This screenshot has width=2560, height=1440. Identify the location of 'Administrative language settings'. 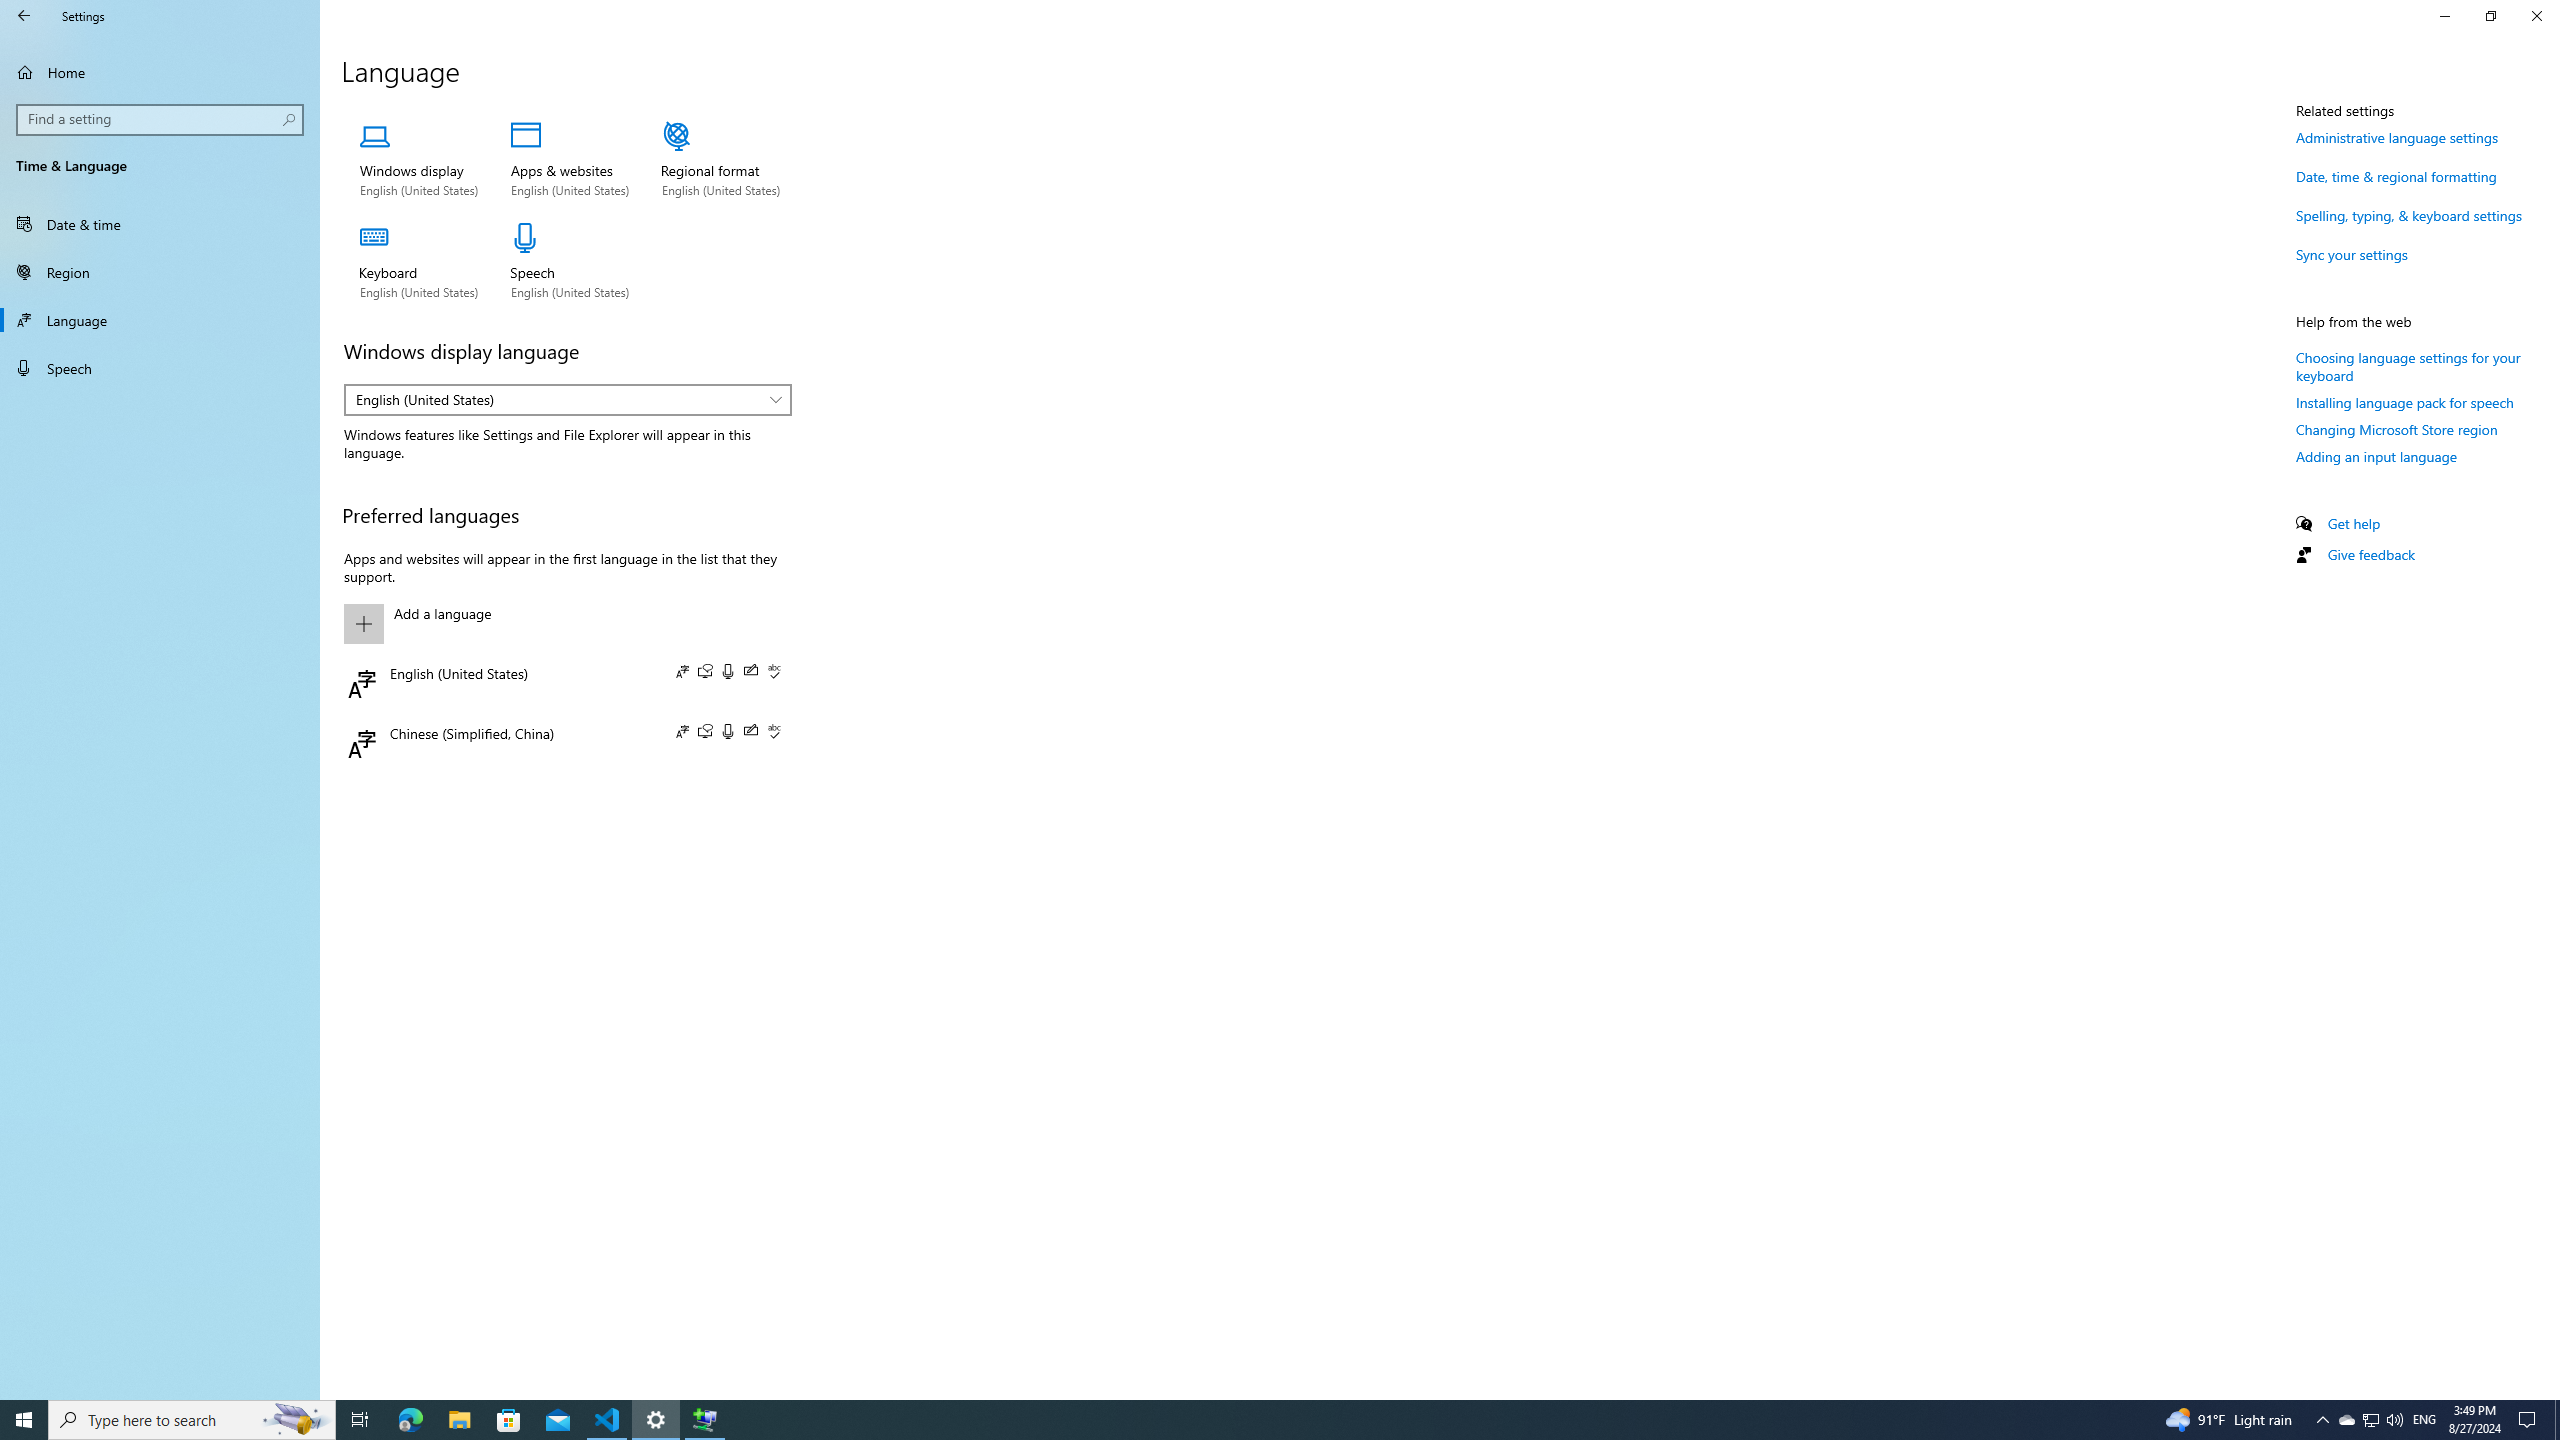
(2396, 137).